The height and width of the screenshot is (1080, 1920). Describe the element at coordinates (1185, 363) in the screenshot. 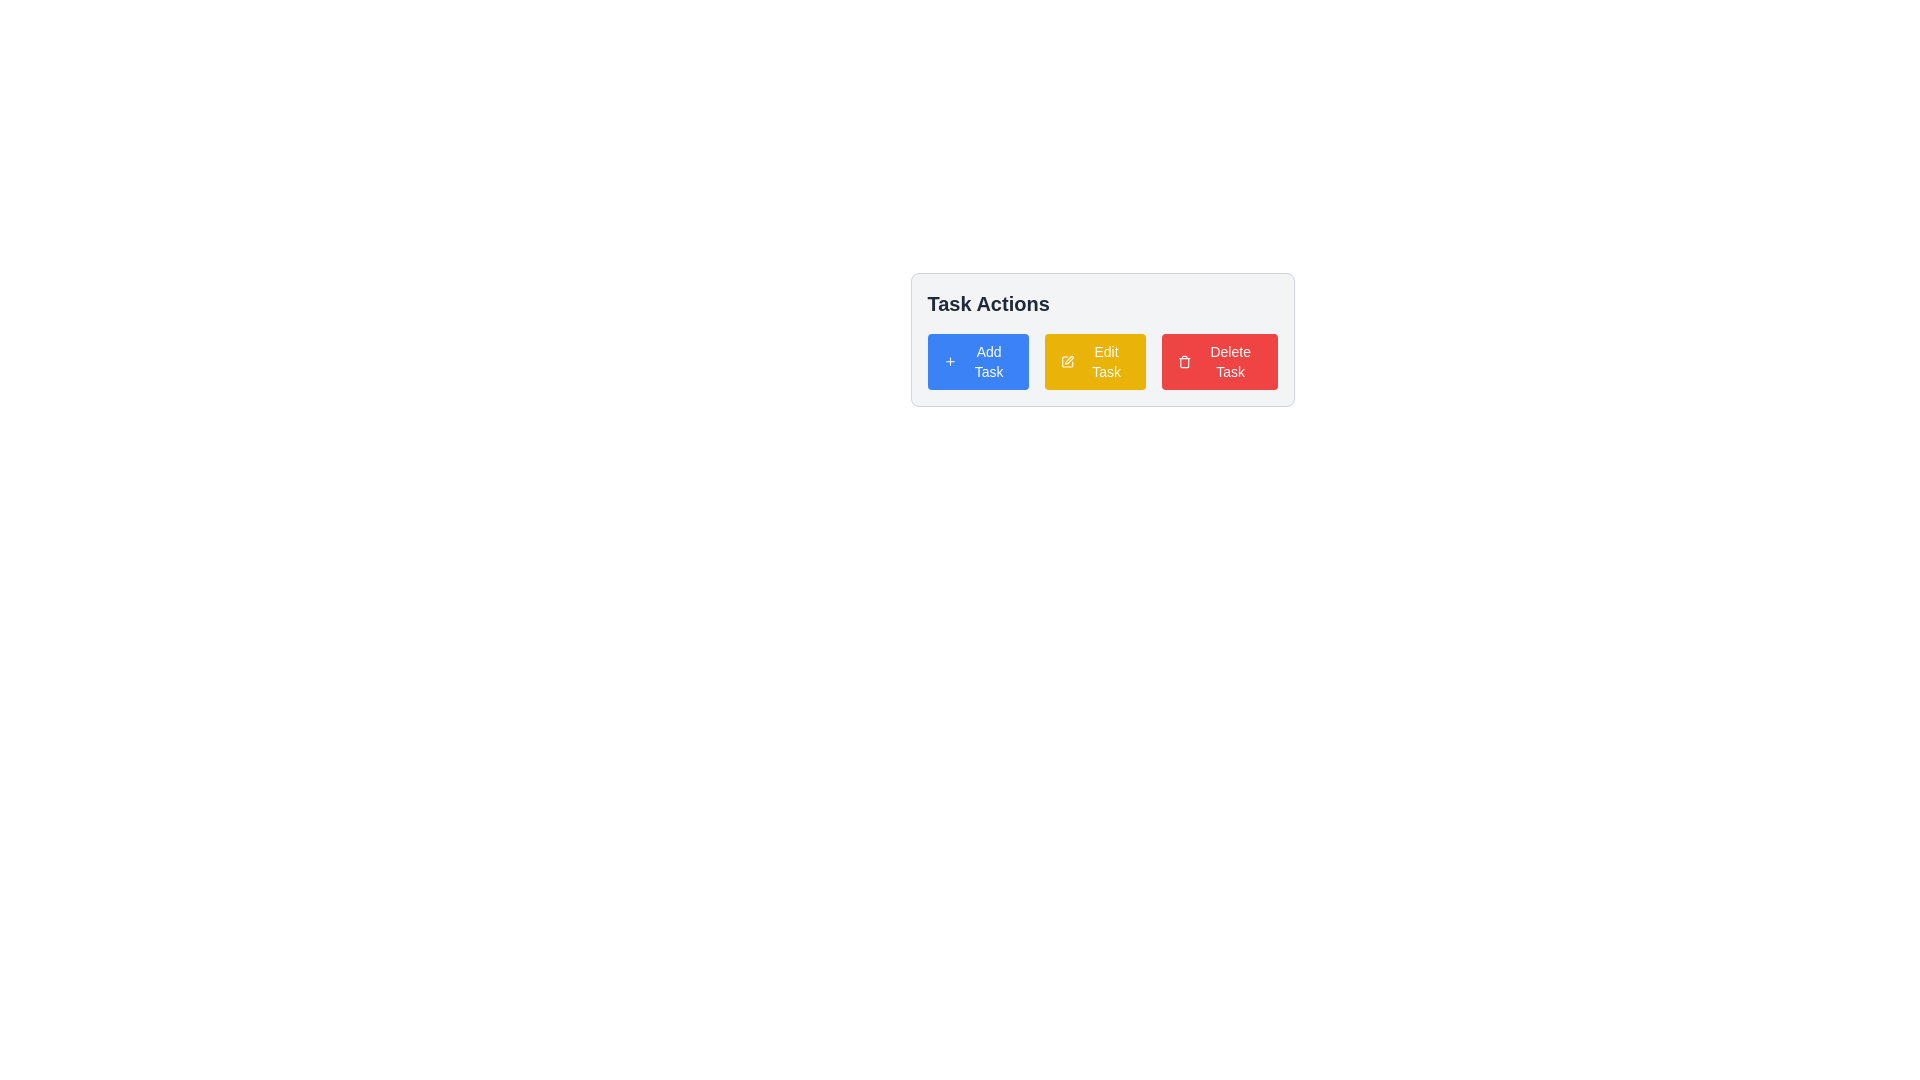

I see `the main body of the trash can icon within the Delete Task button, which is the third button in the horizontal row of action buttons in the 'Task Actions' section` at that location.